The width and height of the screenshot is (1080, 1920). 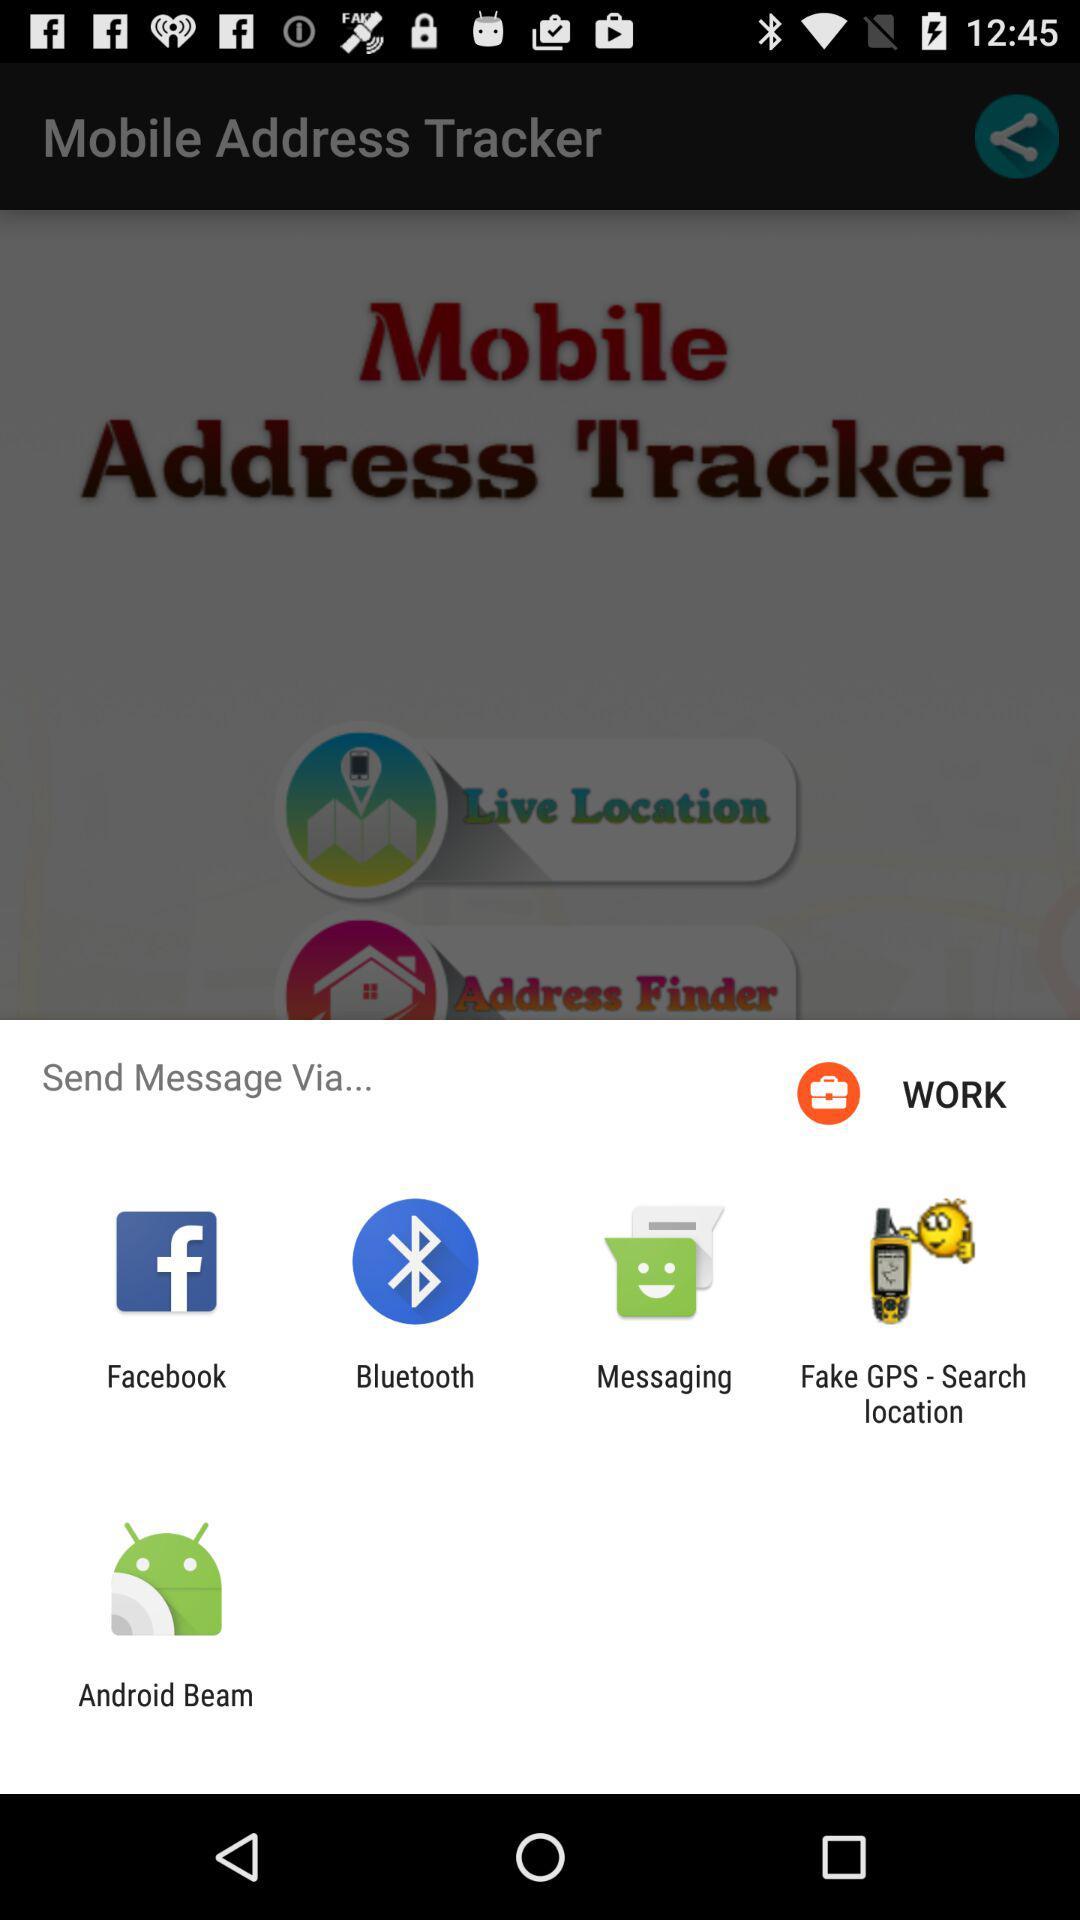 I want to click on the fake gps search, so click(x=913, y=1392).